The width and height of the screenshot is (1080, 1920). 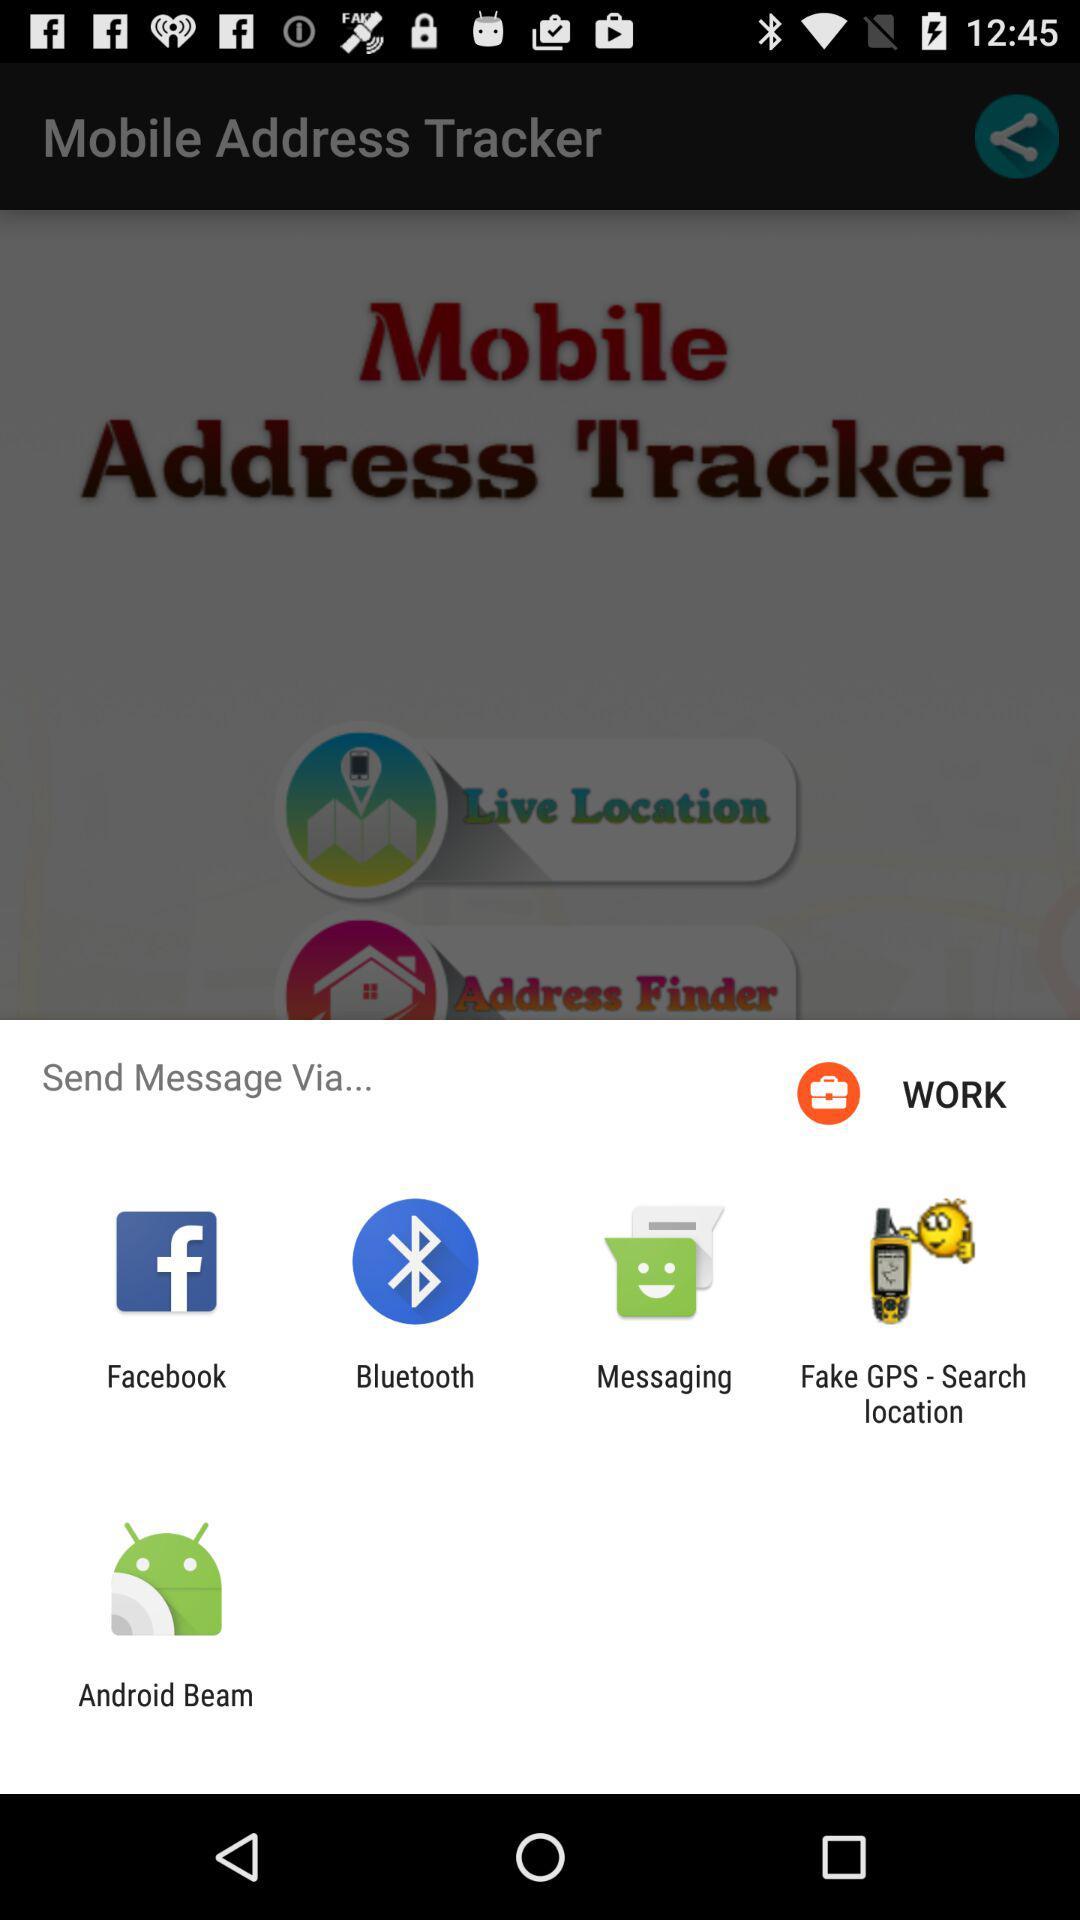 I want to click on the fake gps search, so click(x=913, y=1392).